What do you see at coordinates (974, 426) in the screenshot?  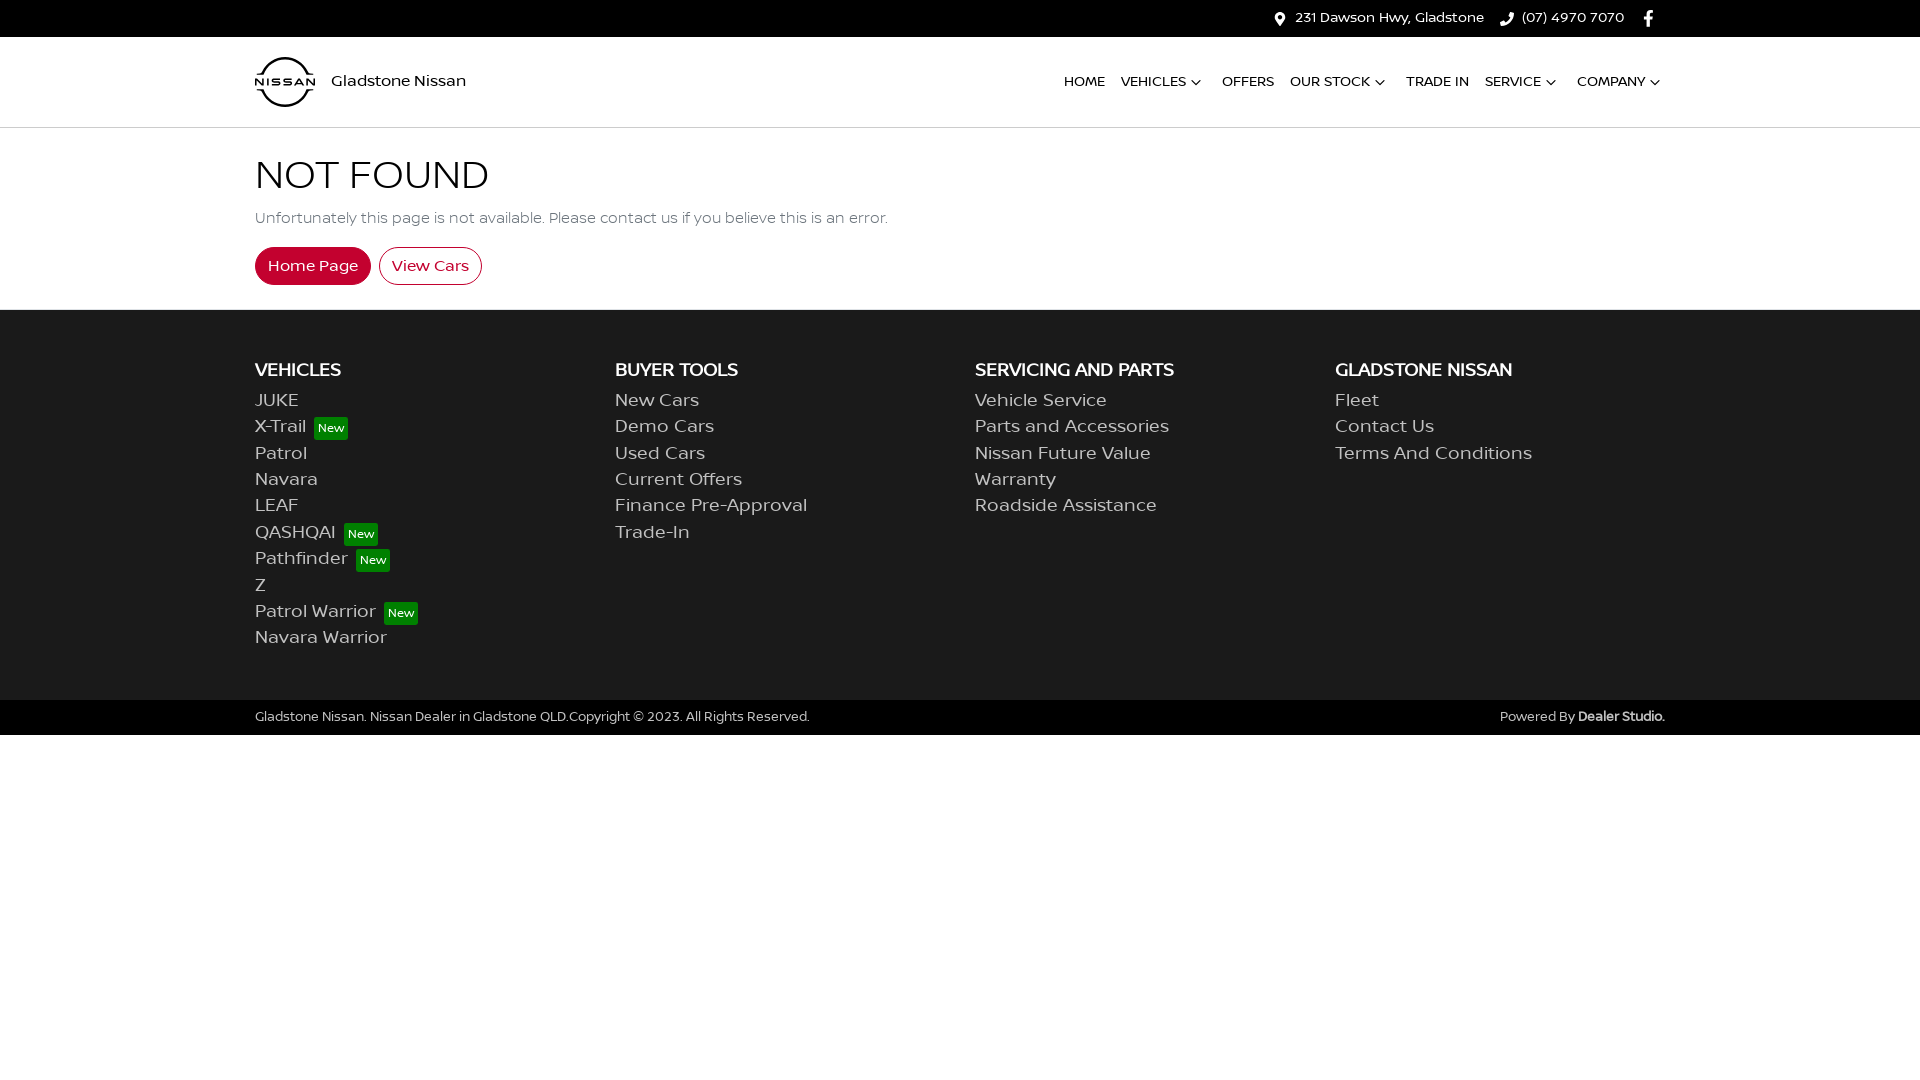 I see `'Parts and Accessories'` at bounding box center [974, 426].